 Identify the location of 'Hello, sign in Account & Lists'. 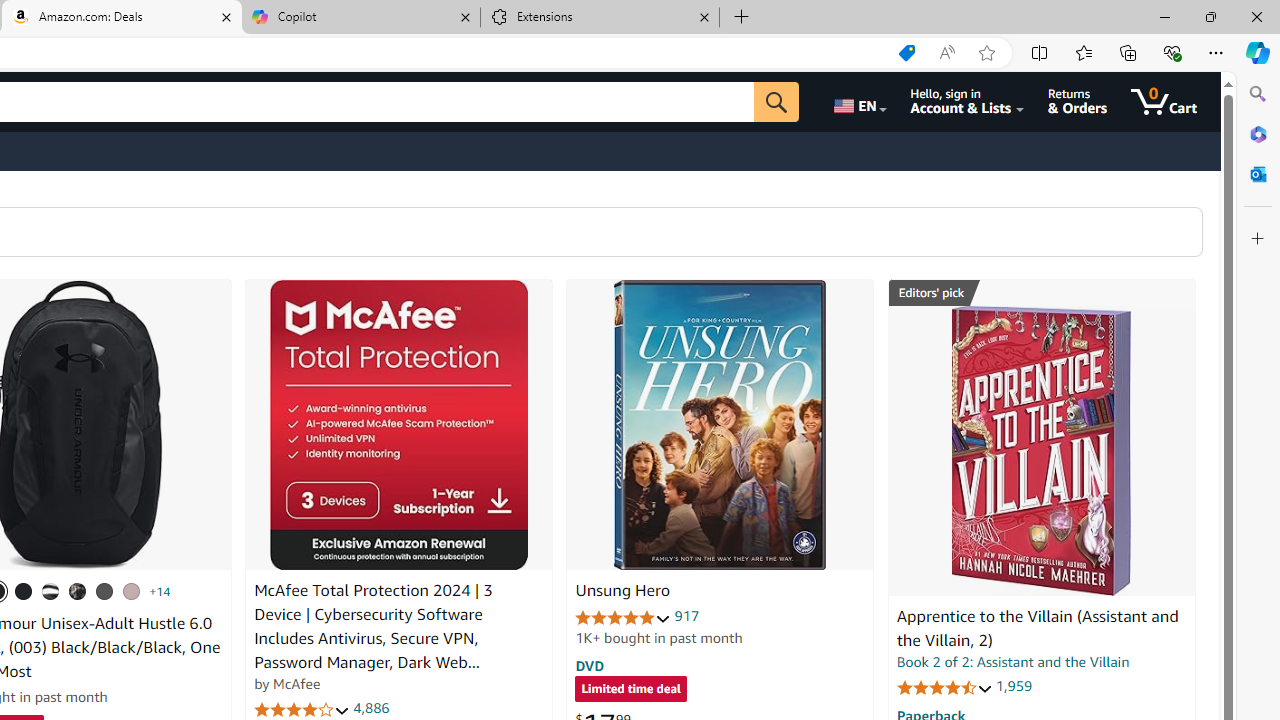
(967, 101).